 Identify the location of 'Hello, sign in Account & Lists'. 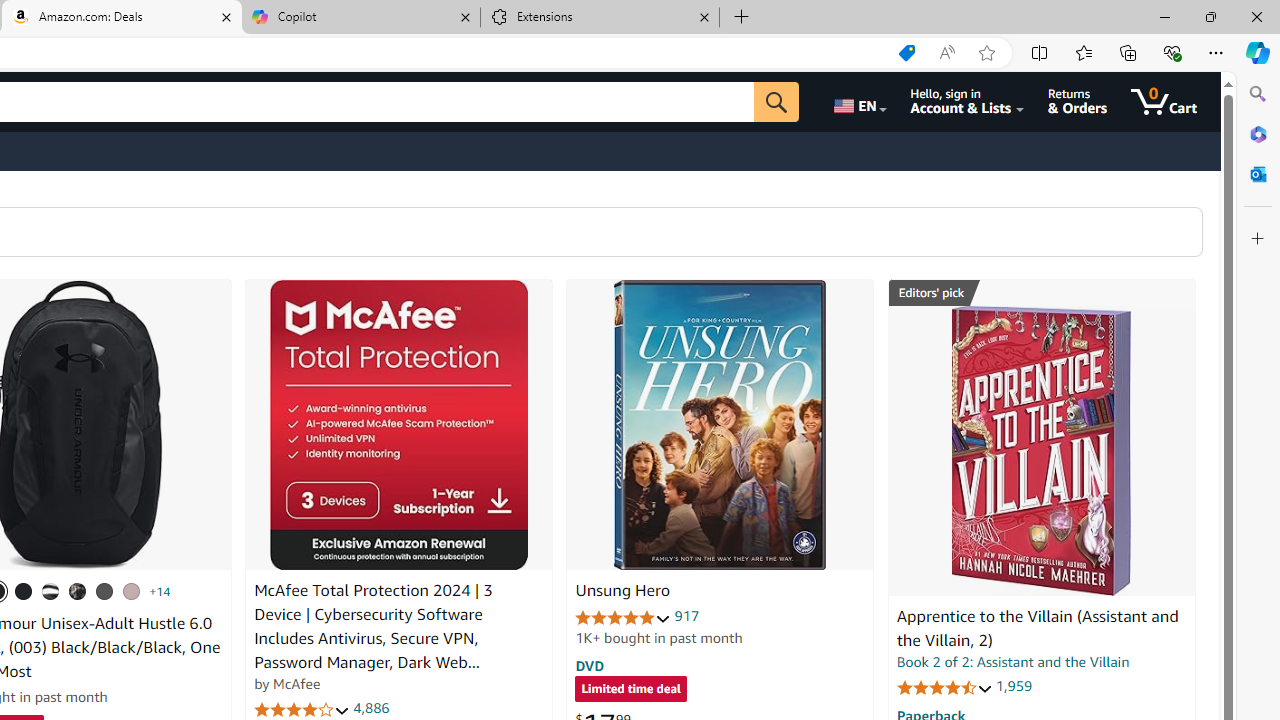
(967, 101).